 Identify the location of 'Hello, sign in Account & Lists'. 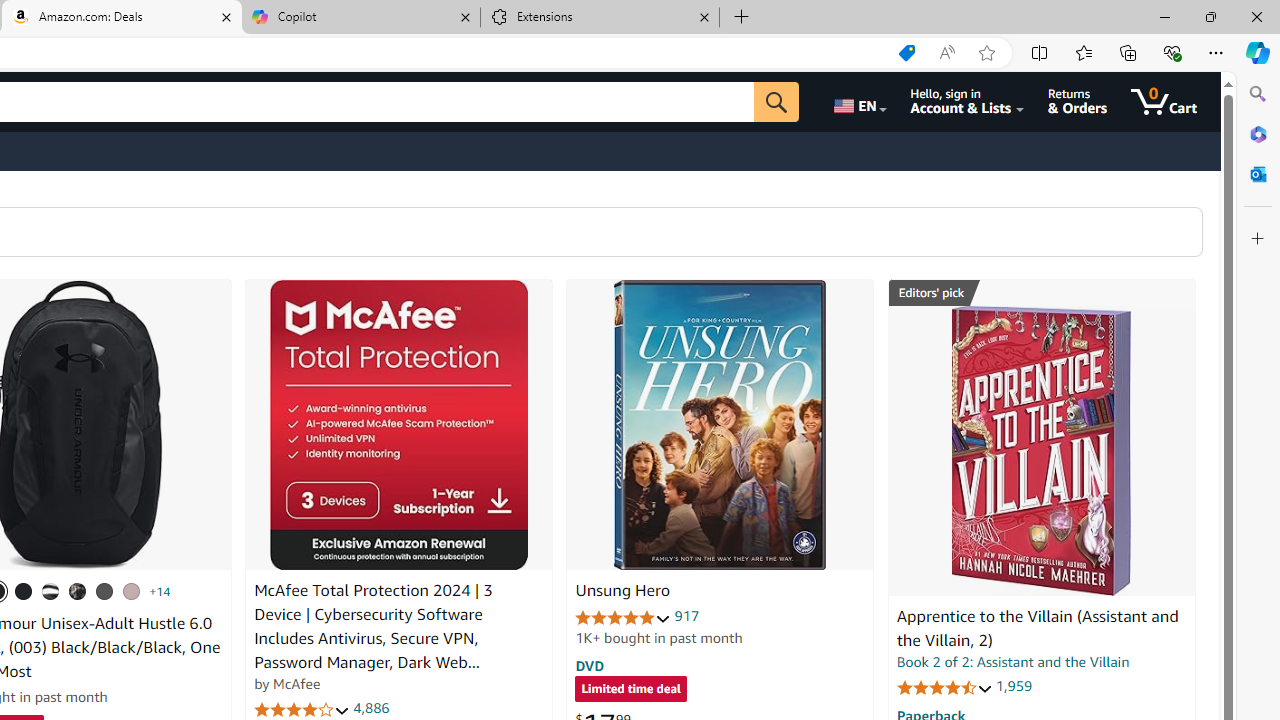
(967, 101).